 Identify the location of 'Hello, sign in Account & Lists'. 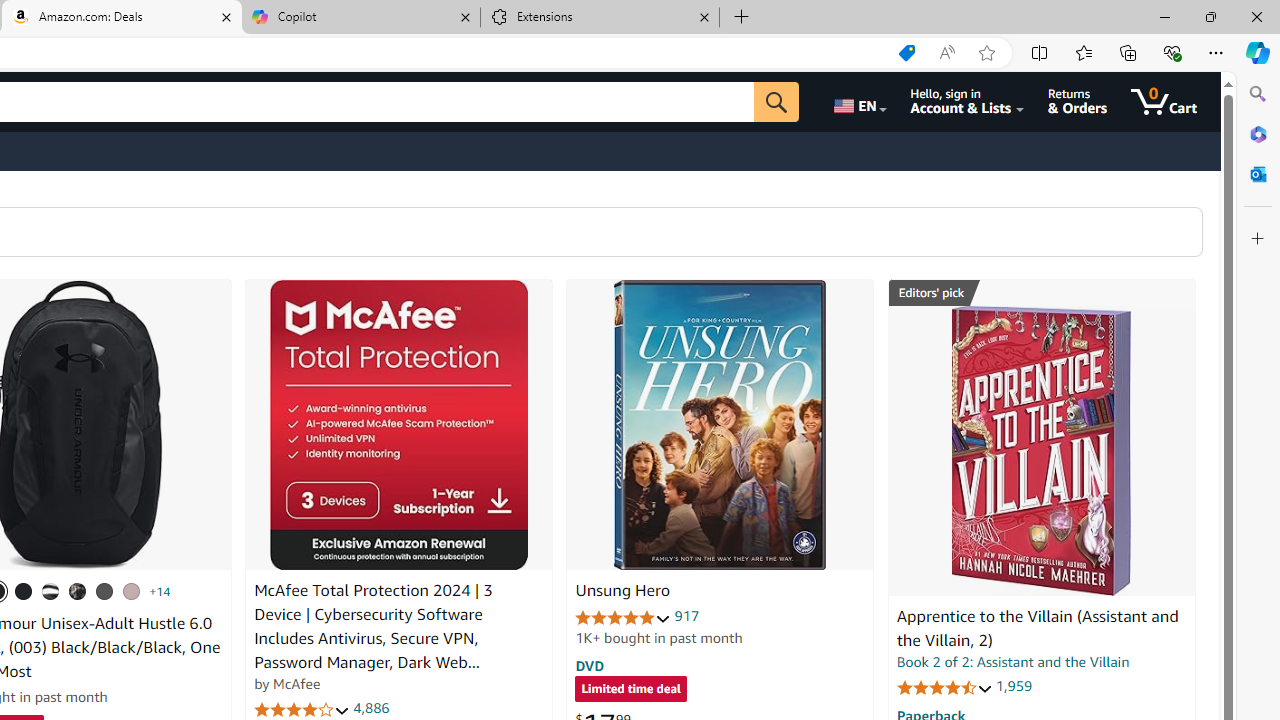
(967, 101).